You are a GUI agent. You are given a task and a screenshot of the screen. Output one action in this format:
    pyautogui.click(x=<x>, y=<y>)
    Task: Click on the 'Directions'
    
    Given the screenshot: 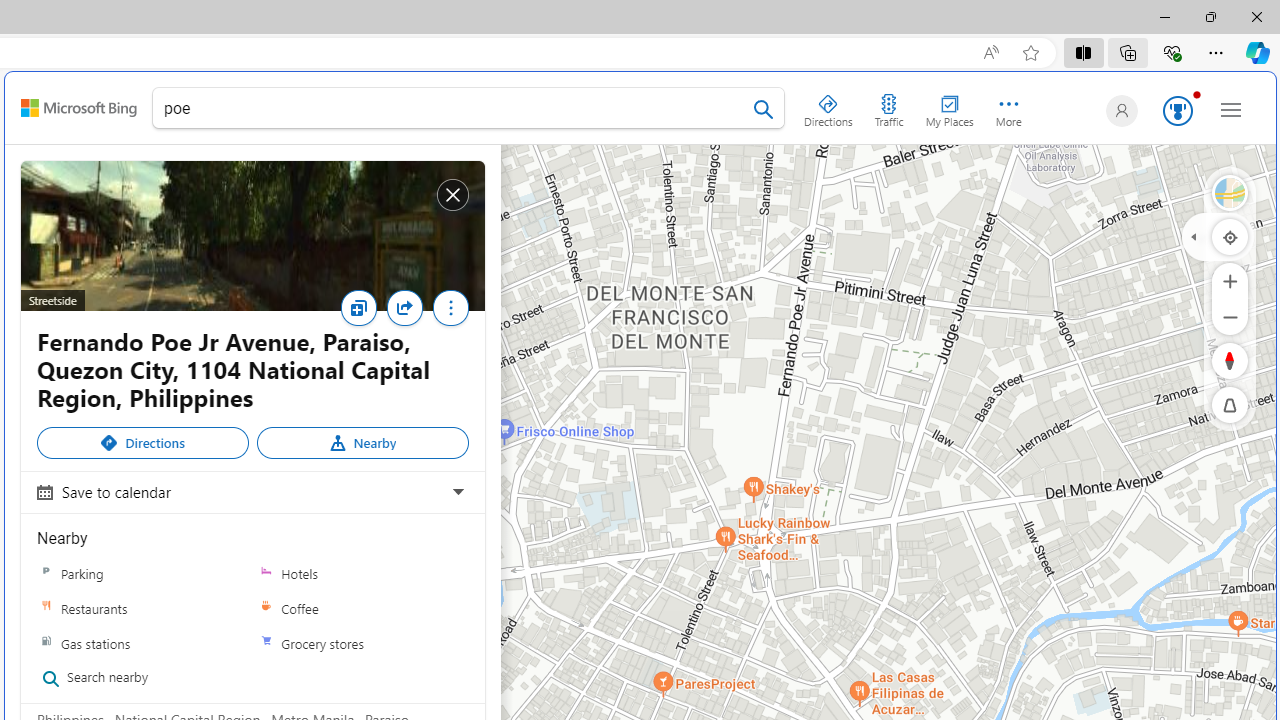 What is the action you would take?
    pyautogui.click(x=142, y=442)
    